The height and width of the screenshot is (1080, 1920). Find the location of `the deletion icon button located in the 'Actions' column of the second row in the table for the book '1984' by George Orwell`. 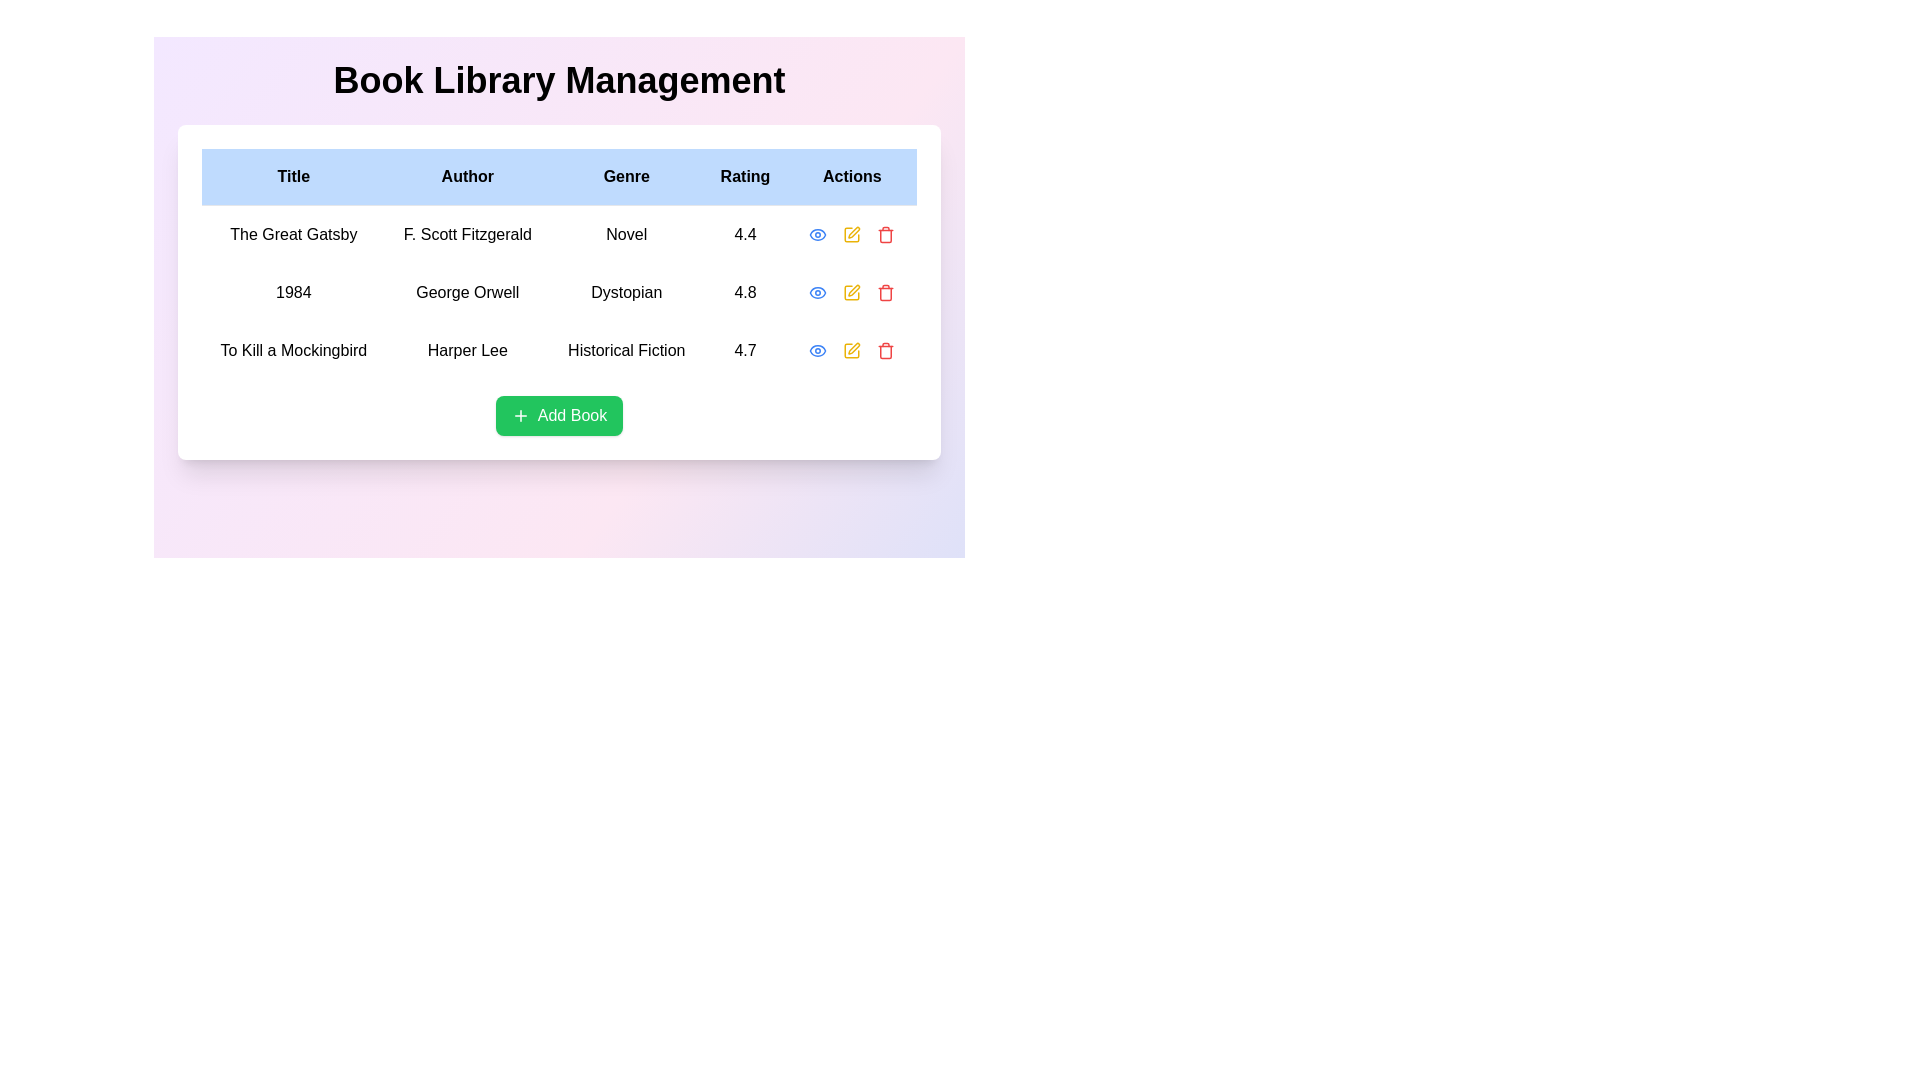

the deletion icon button located in the 'Actions' column of the second row in the table for the book '1984' by George Orwell is located at coordinates (885, 293).